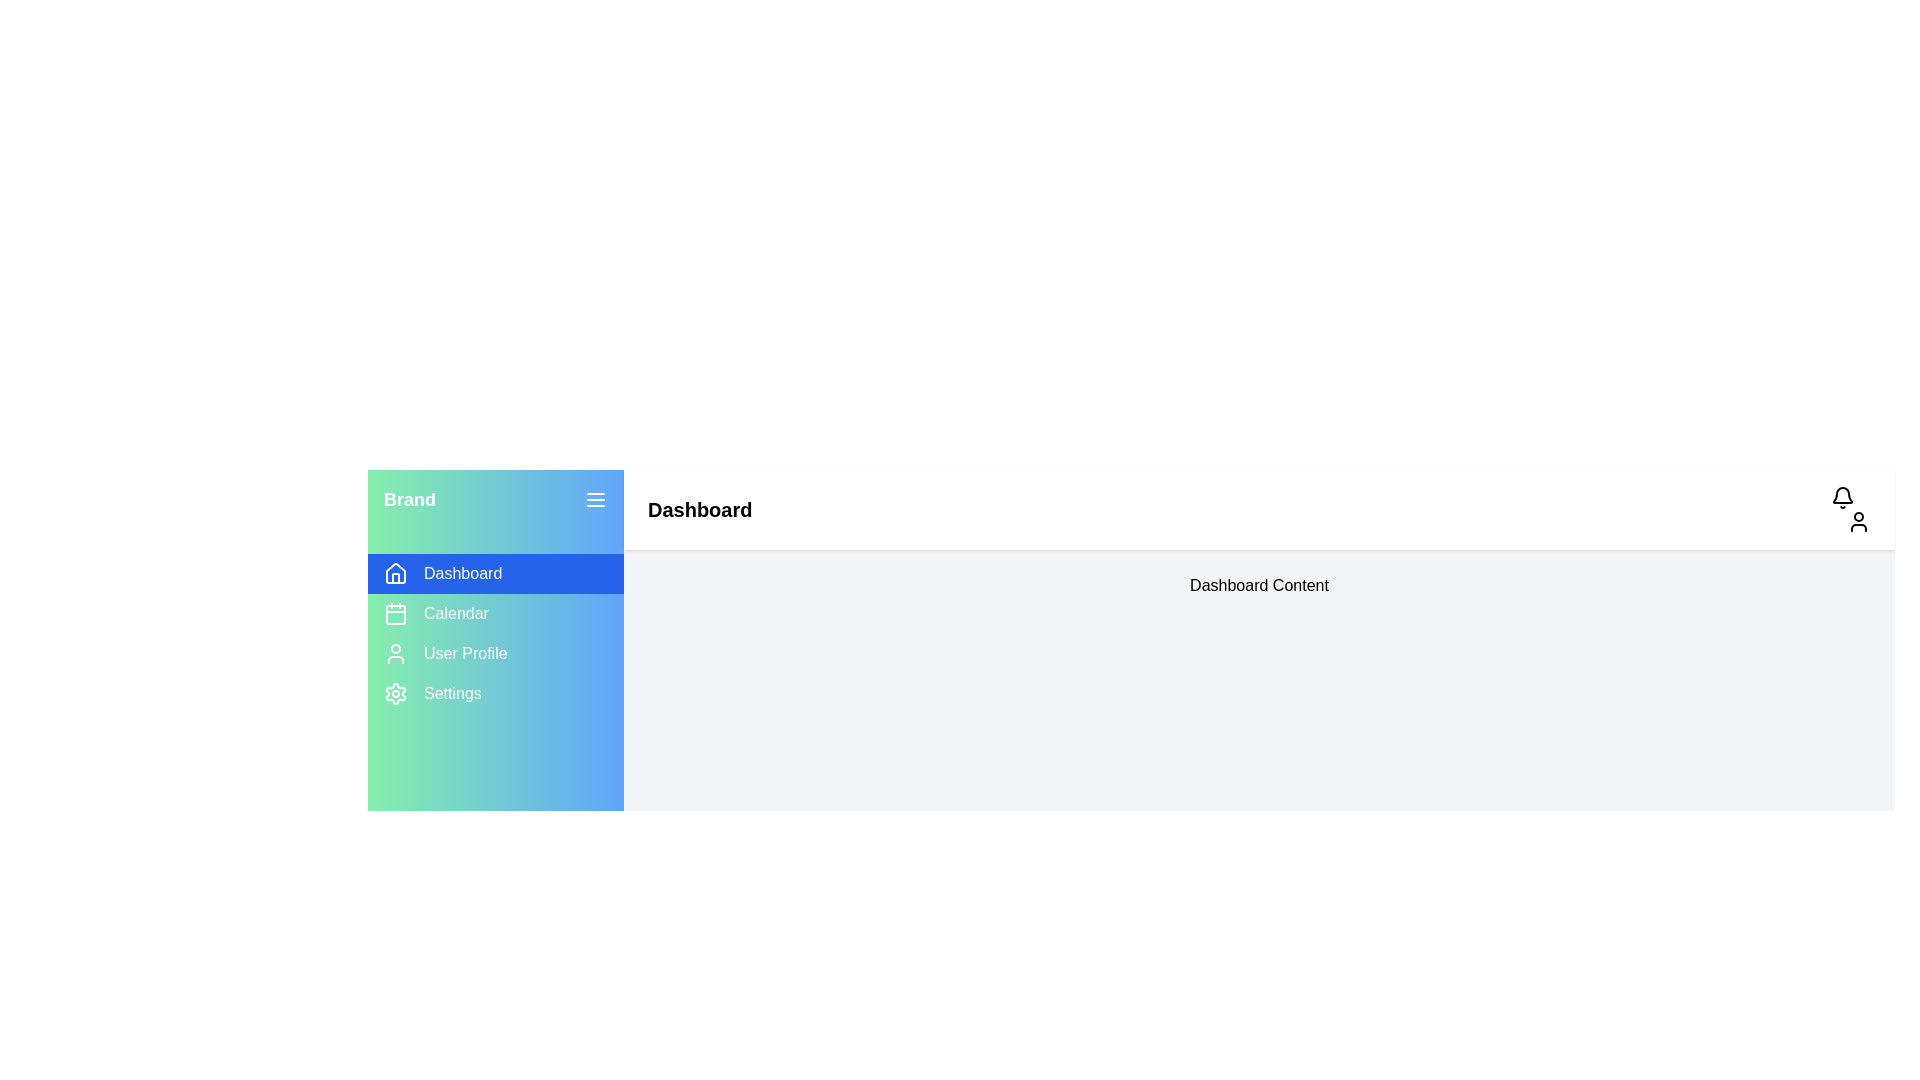 The image size is (1920, 1080). I want to click on the notification bell icon, which is styled with a simple outline design and positioned in the top-right corner of the interface, so click(1842, 496).